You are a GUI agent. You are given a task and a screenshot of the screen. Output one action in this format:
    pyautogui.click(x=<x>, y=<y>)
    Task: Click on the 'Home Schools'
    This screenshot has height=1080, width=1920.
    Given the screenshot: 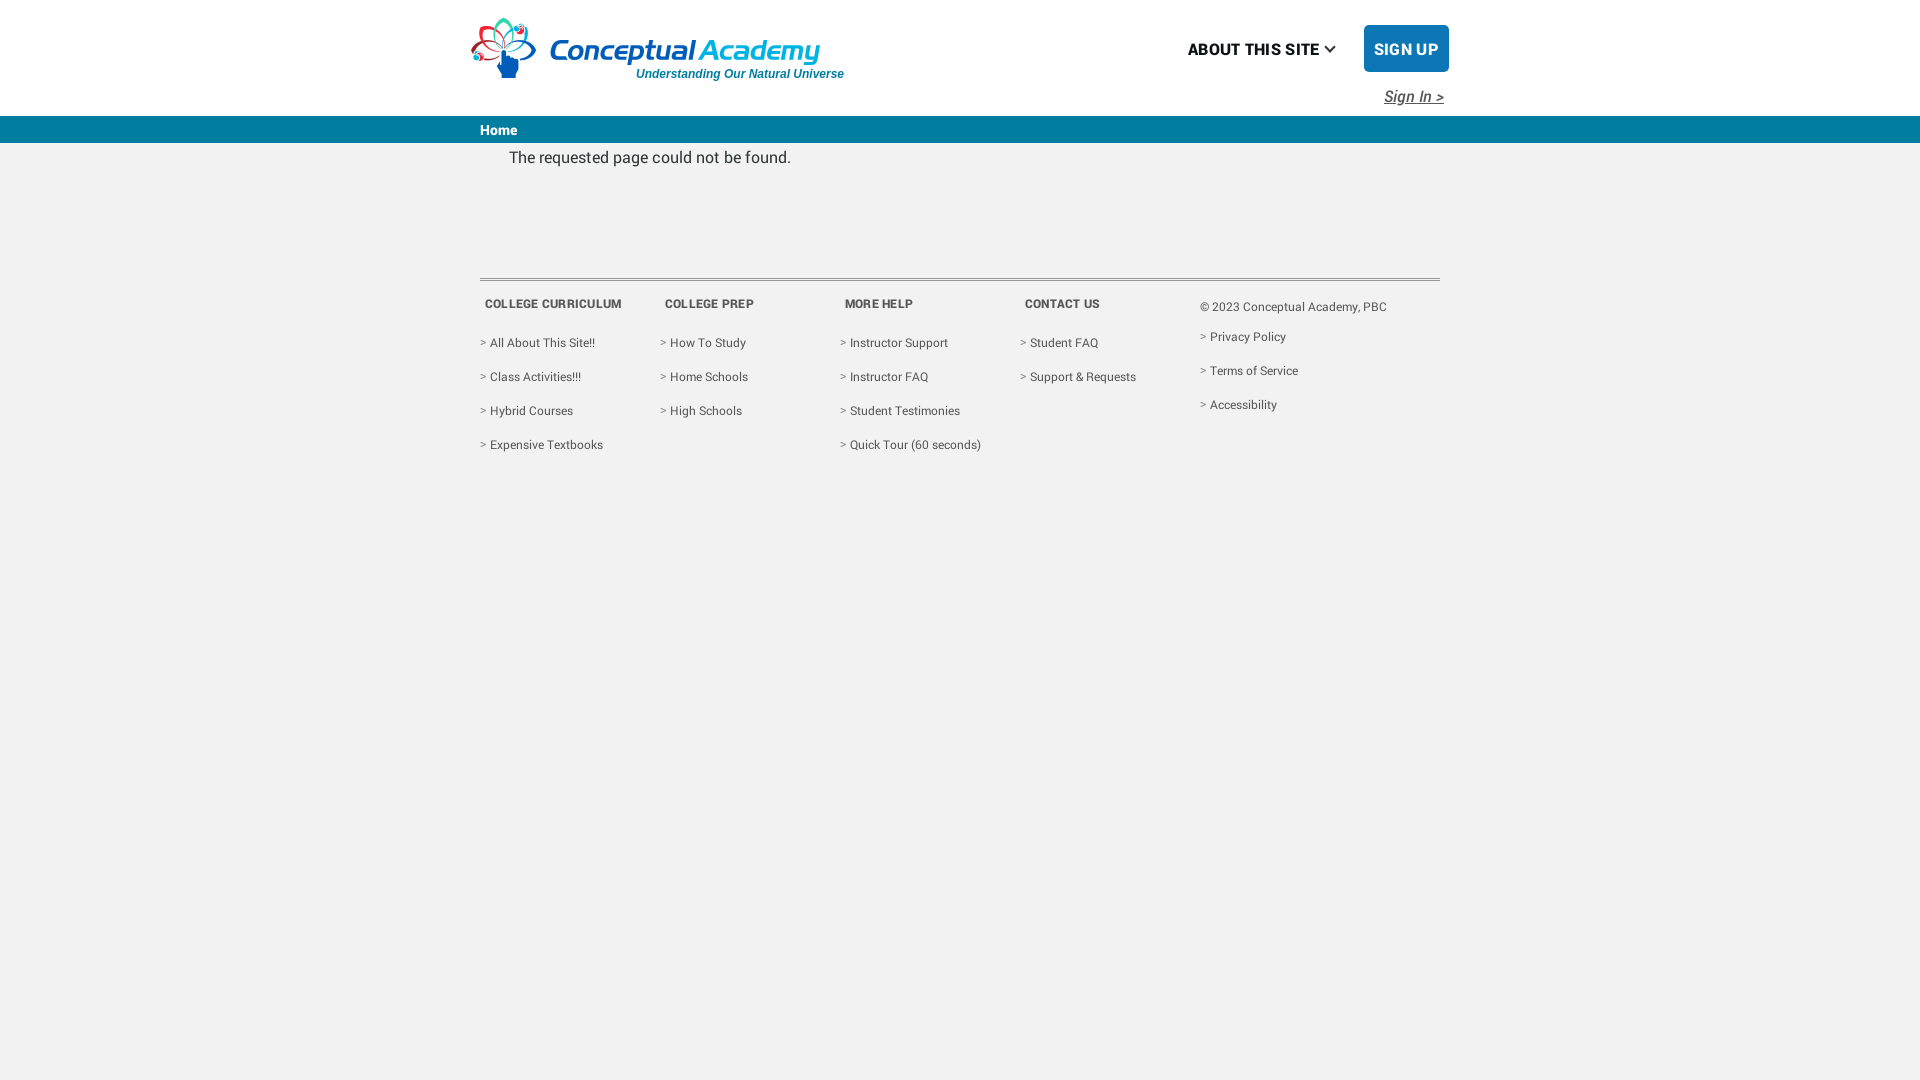 What is the action you would take?
    pyautogui.click(x=709, y=375)
    